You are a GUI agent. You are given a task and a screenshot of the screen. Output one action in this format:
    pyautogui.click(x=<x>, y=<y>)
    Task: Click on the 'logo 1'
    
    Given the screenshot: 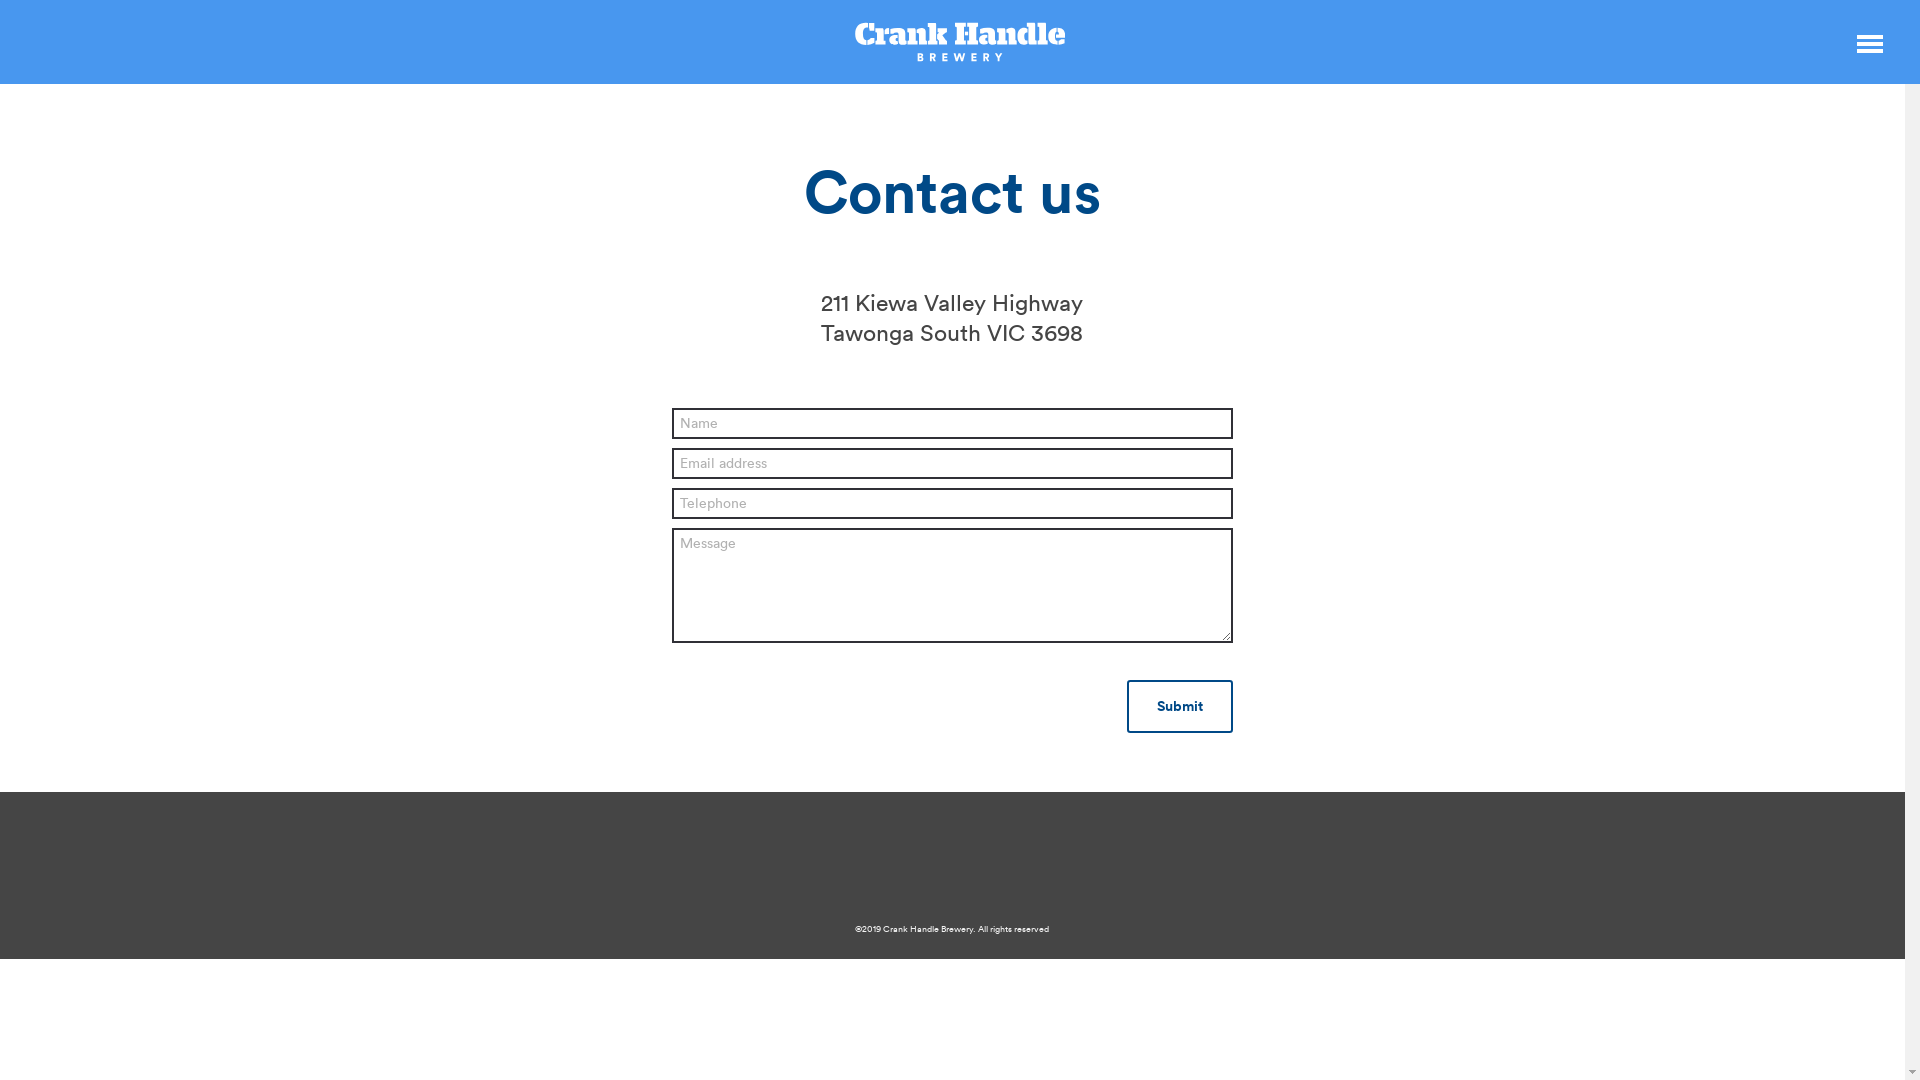 What is the action you would take?
    pyautogui.click(x=960, y=42)
    